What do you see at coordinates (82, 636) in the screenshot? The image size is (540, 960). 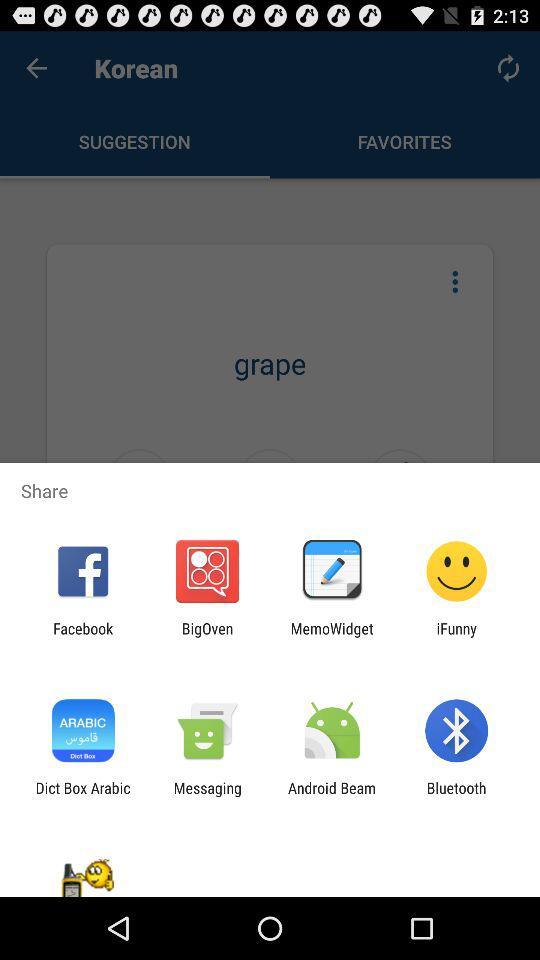 I see `the facebook item` at bounding box center [82, 636].